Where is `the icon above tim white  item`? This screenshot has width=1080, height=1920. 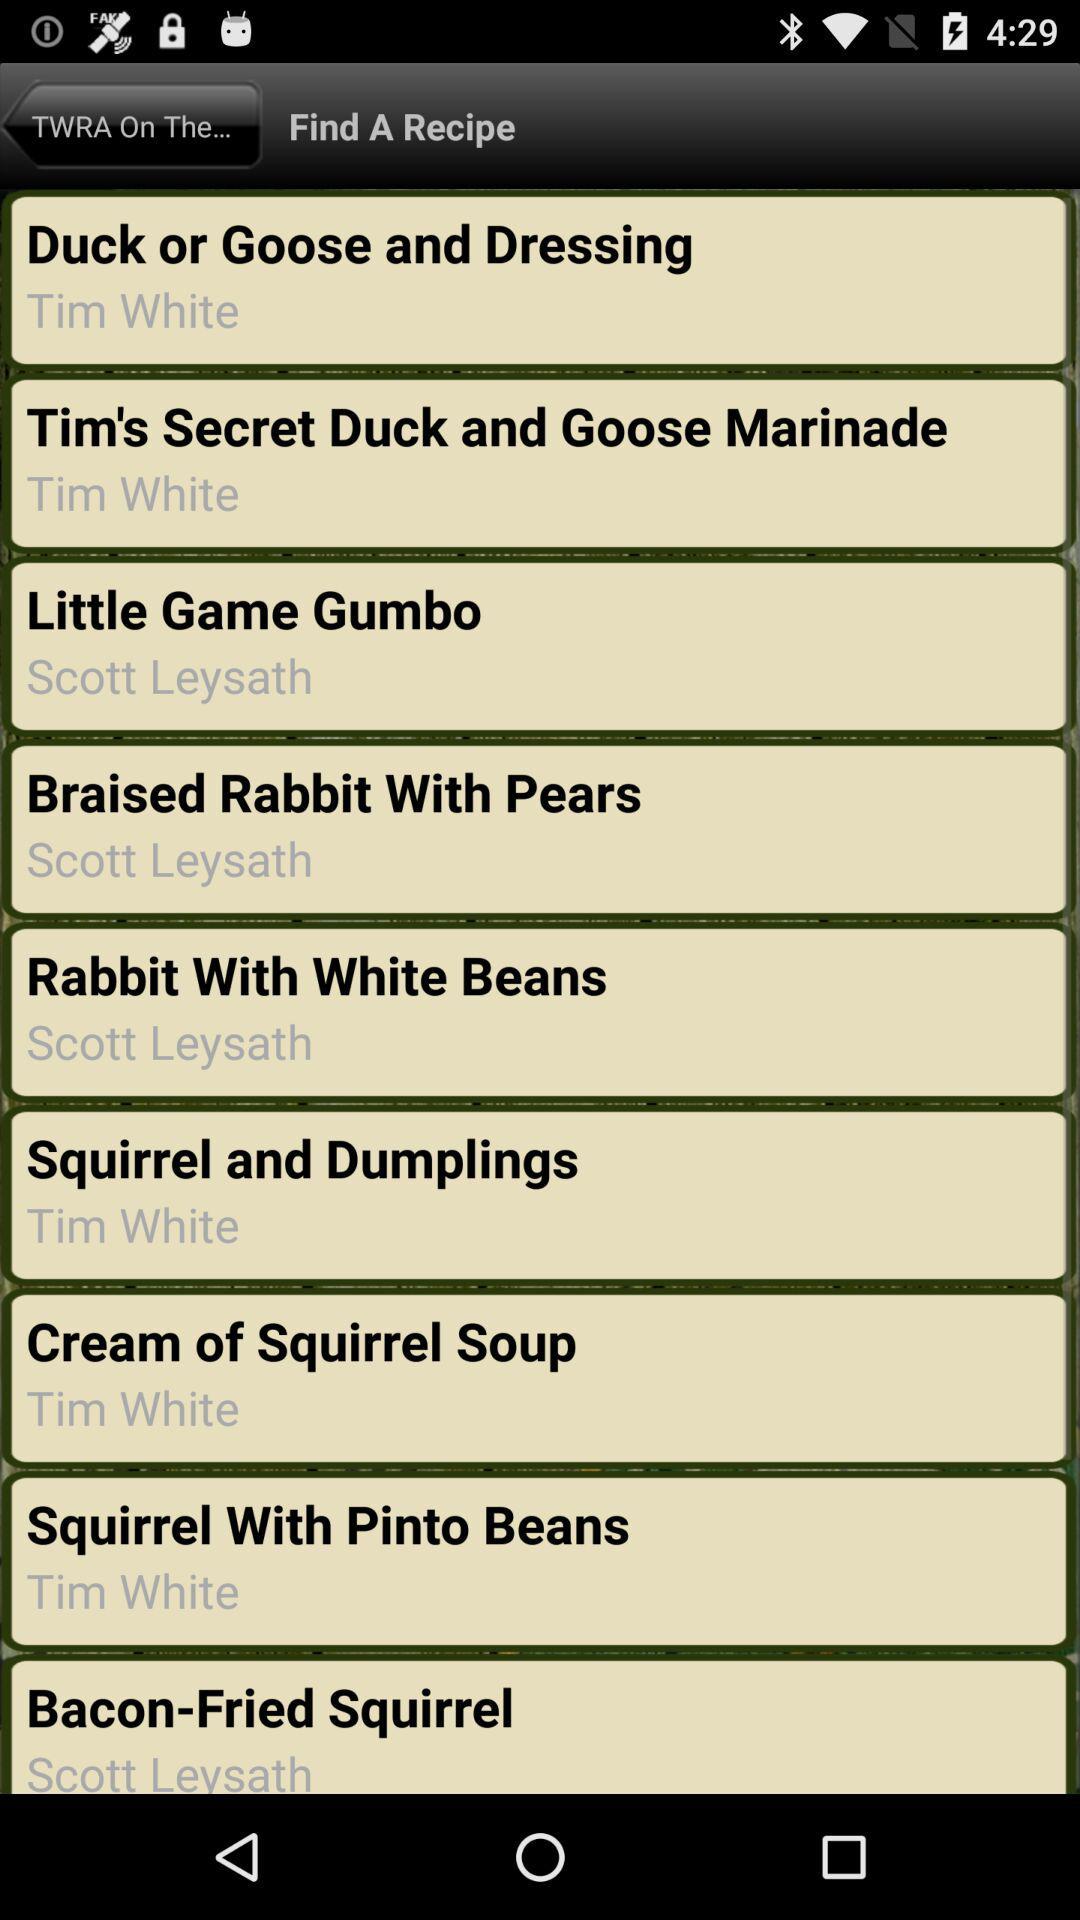 the icon above tim white  item is located at coordinates (307, 1340).